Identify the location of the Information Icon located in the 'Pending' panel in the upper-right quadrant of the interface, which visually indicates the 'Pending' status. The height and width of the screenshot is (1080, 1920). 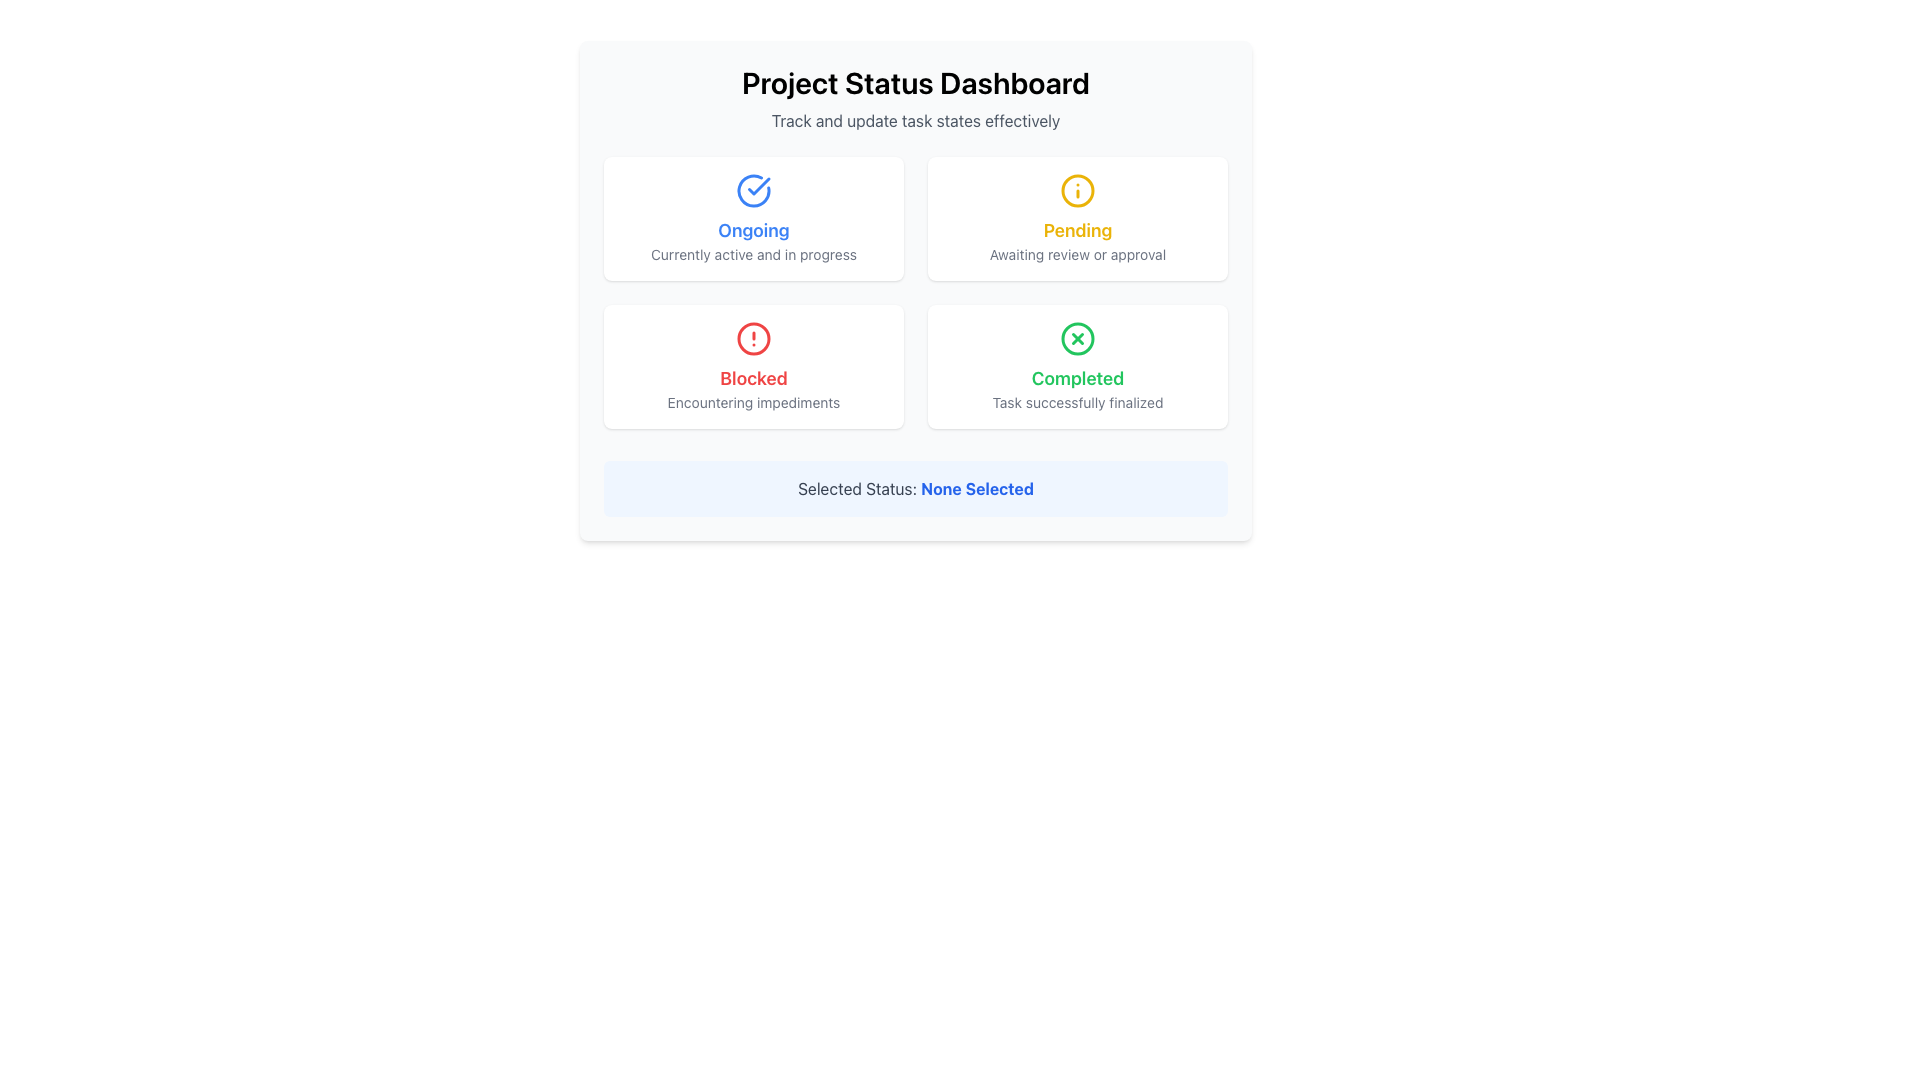
(1077, 191).